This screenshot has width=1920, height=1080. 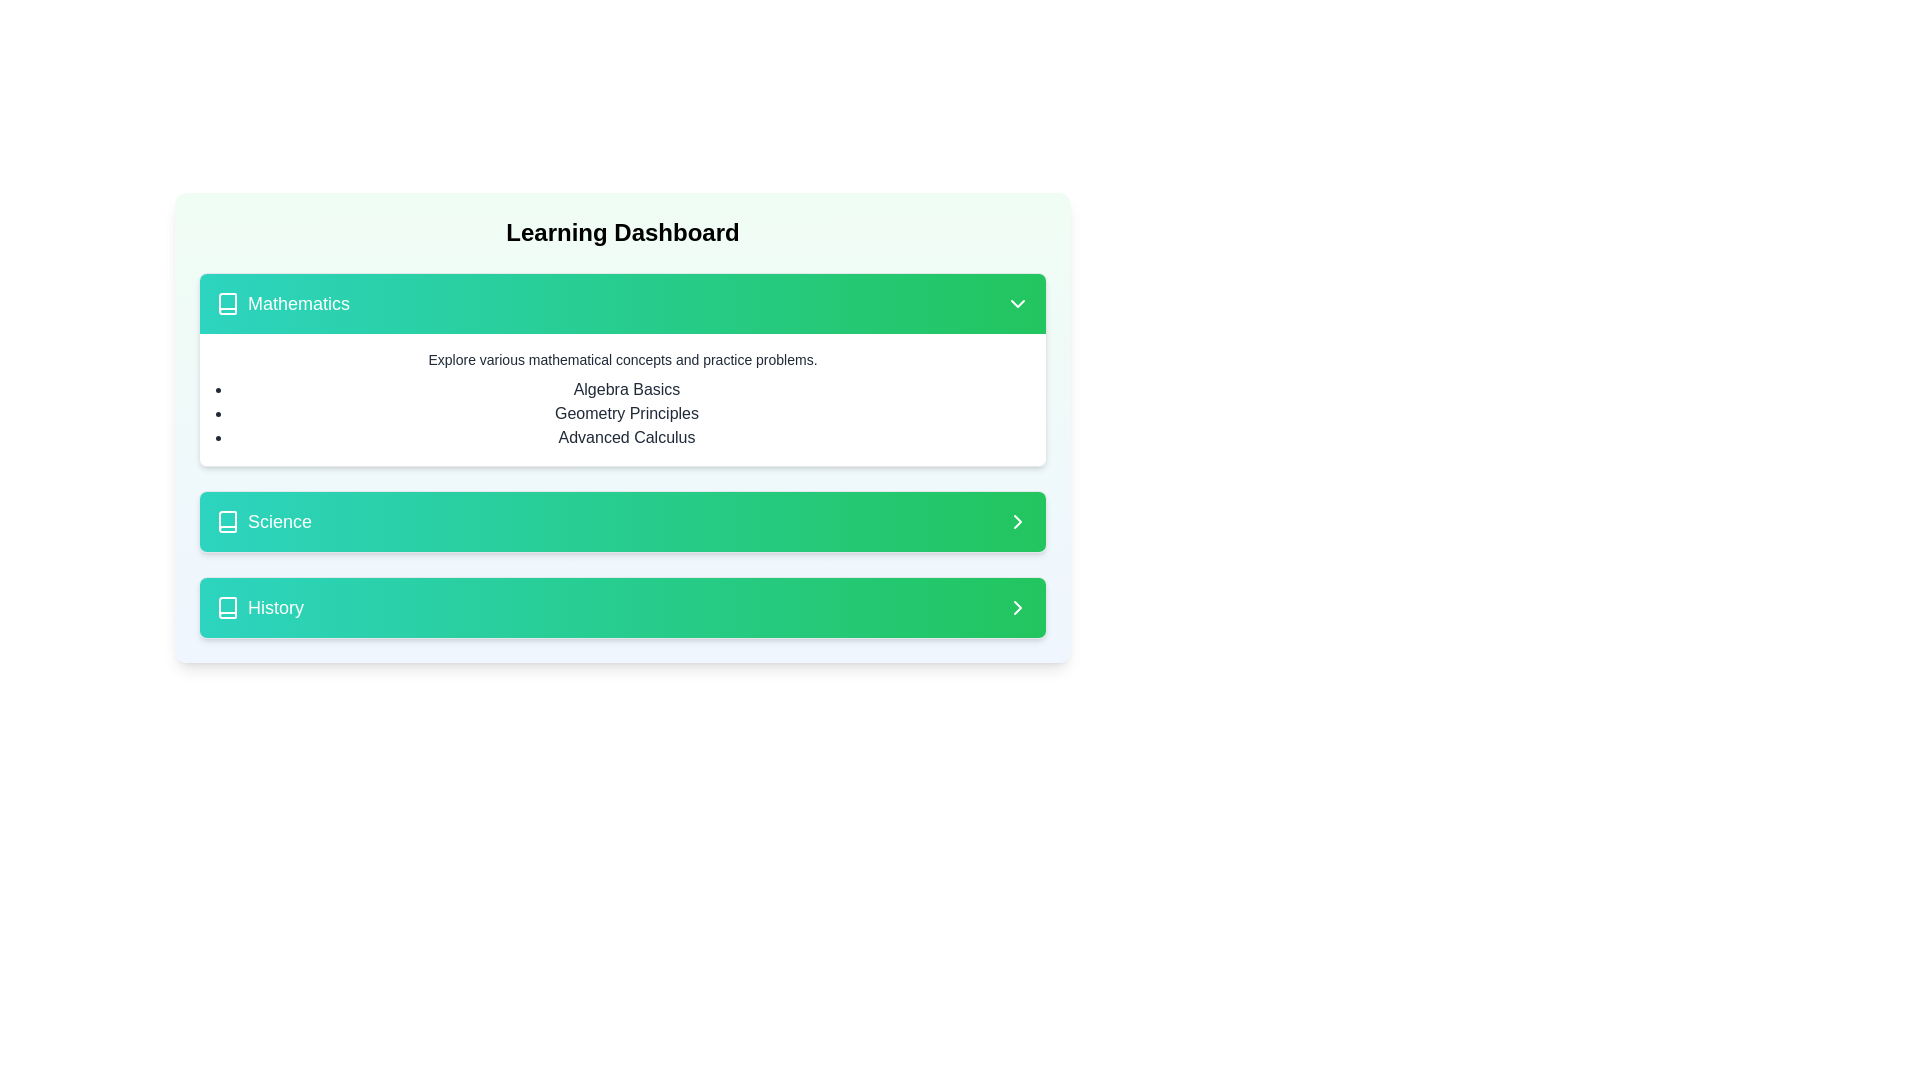 What do you see at coordinates (227, 607) in the screenshot?
I see `the open book icon embedded within the green 'History' button, which is the third button in a vertical stack of three buttons` at bounding box center [227, 607].